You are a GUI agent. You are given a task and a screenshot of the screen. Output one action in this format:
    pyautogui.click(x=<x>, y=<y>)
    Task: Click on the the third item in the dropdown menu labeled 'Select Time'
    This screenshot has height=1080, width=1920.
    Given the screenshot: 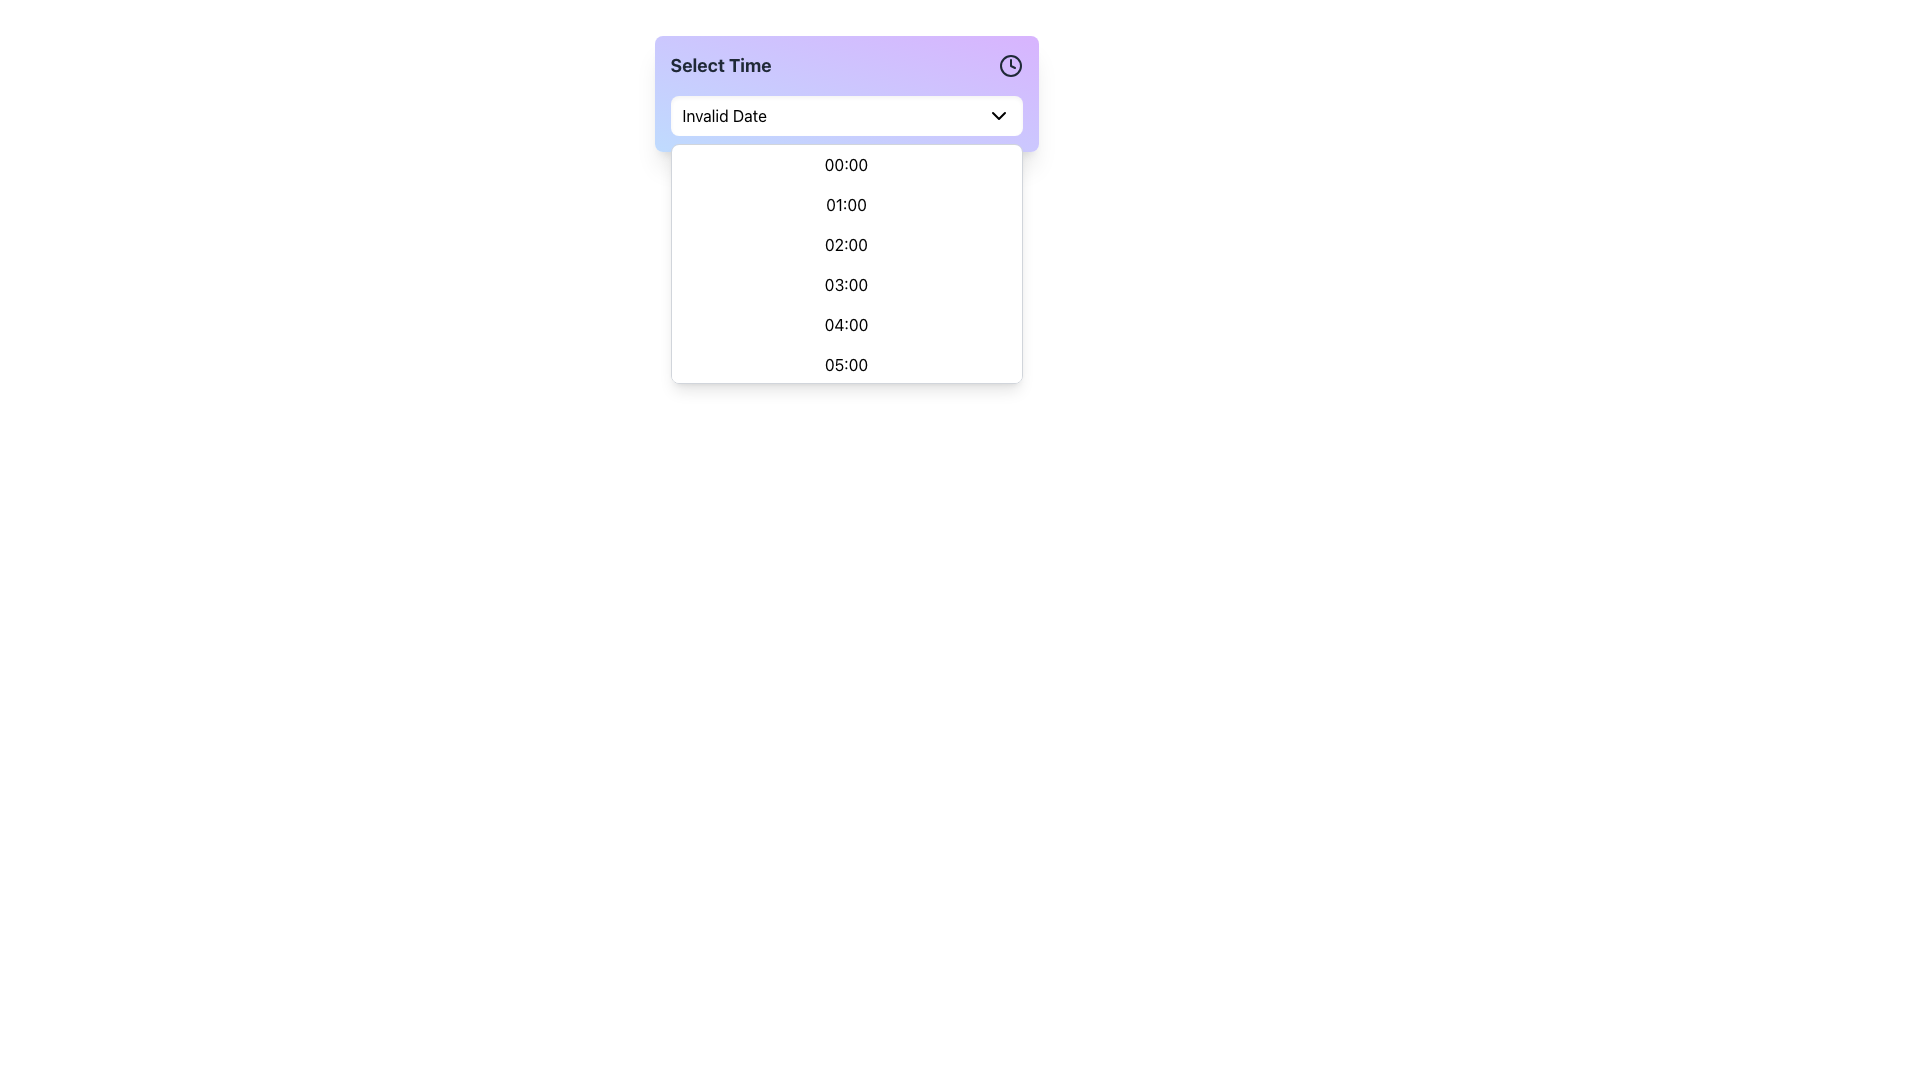 What is the action you would take?
    pyautogui.click(x=846, y=262)
    